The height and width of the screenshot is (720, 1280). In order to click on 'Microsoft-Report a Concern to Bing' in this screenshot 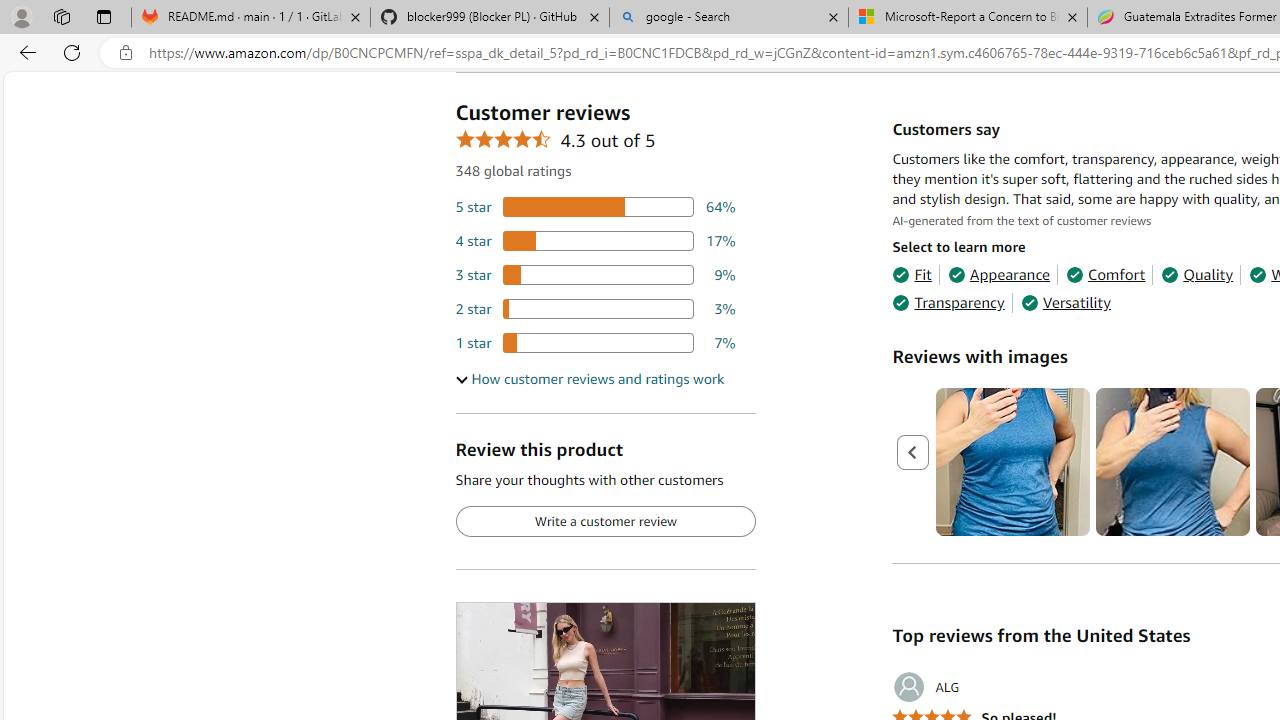, I will do `click(967, 17)`.